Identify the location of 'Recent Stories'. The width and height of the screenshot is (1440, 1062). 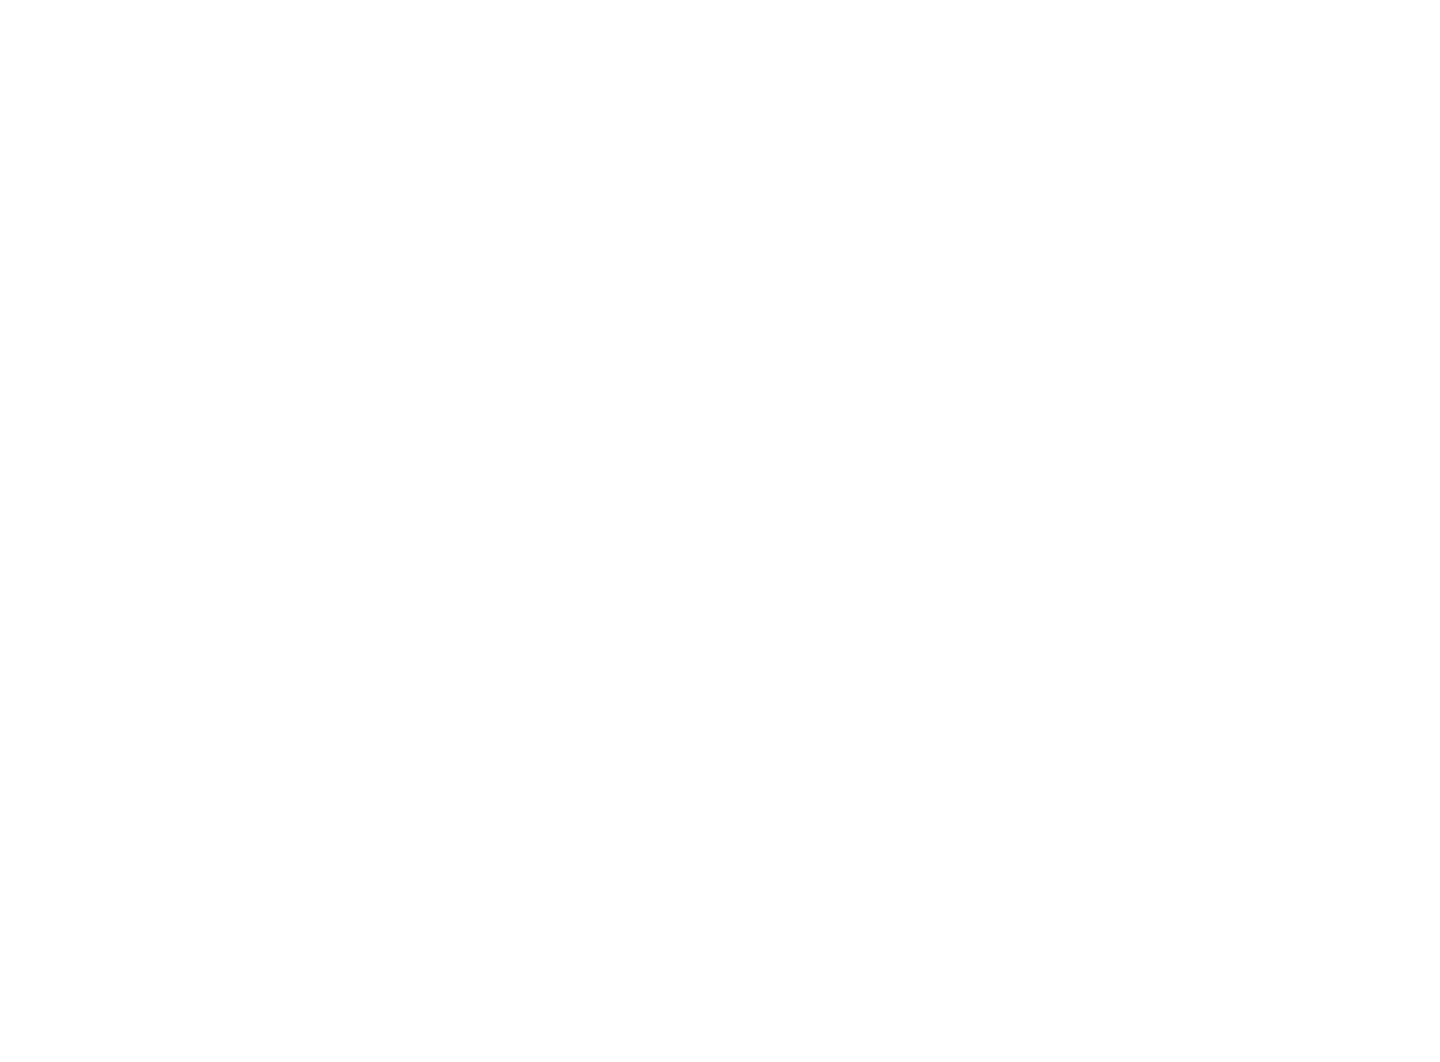
(134, 148).